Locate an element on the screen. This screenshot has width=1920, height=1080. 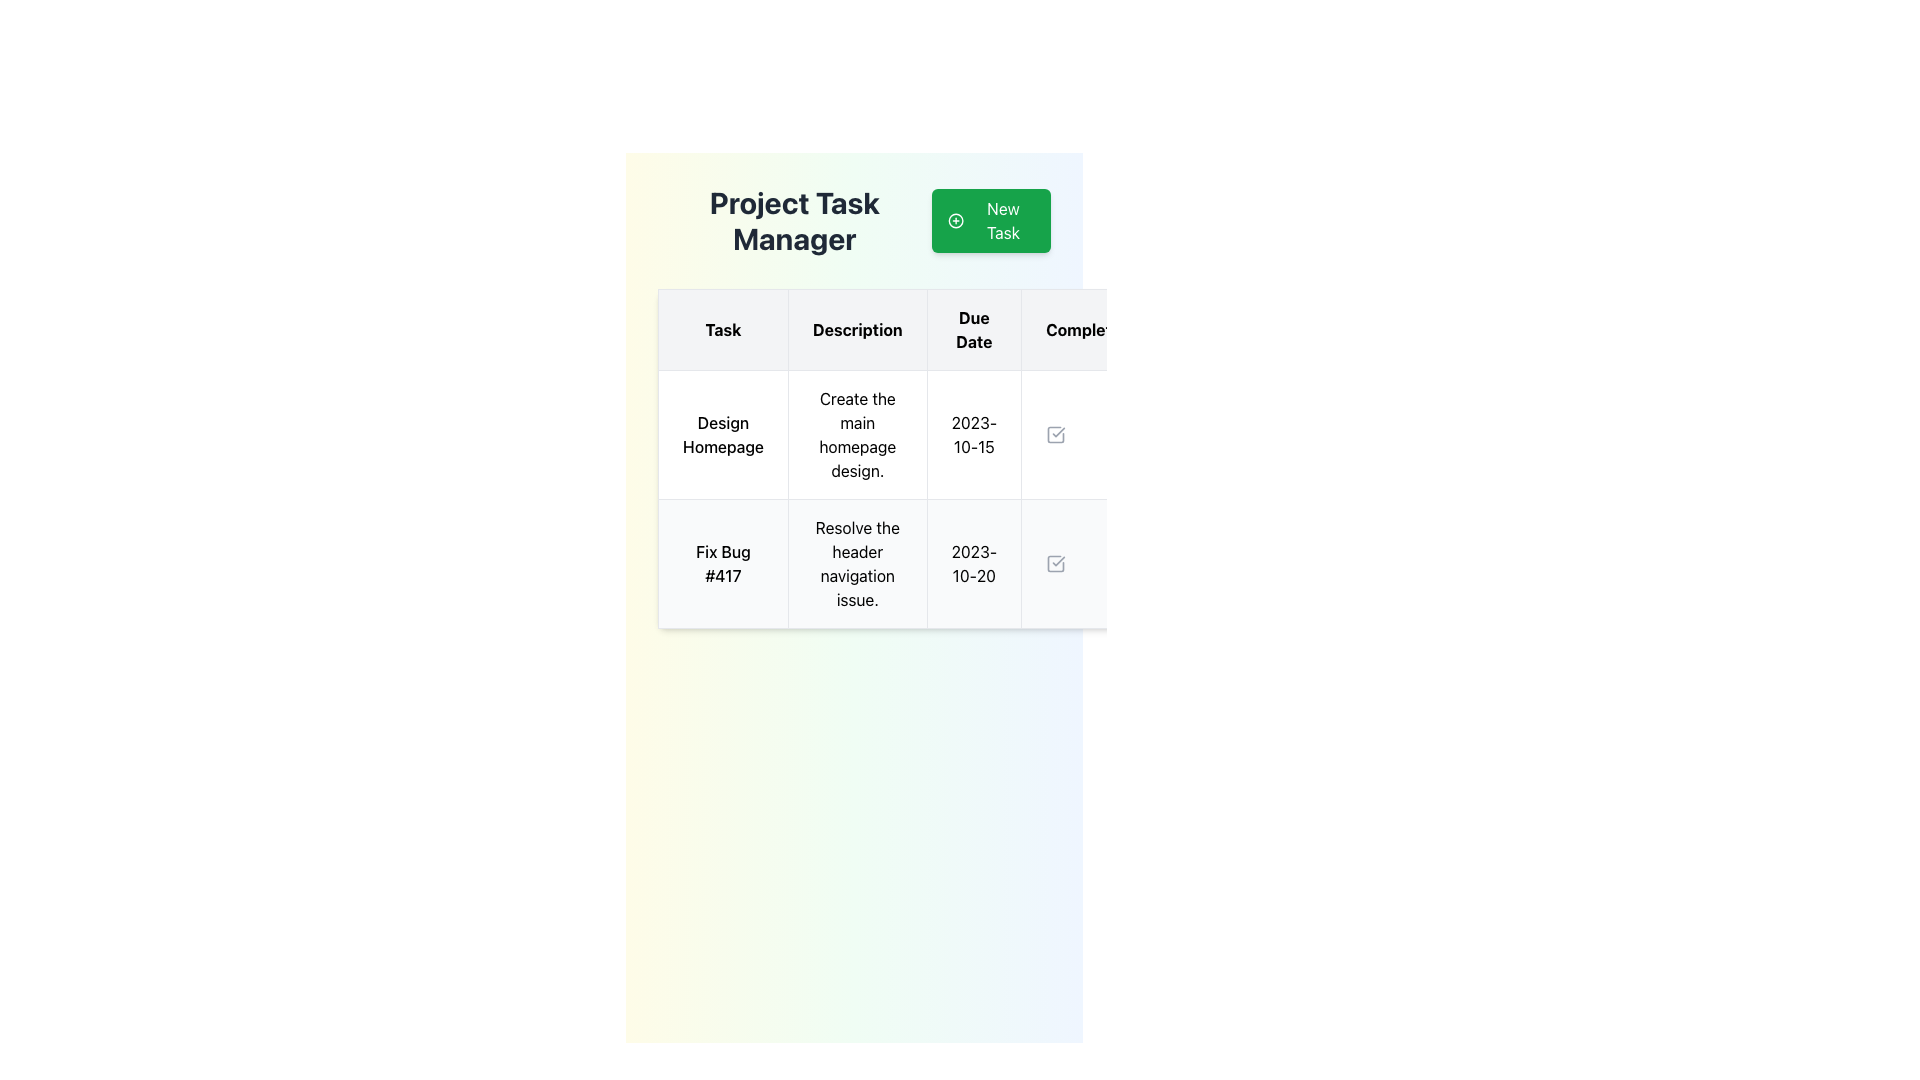
interactive cells within the task manager table located directly below the 'Project Task Manager' and 'New Task' button is located at coordinates (954, 459).